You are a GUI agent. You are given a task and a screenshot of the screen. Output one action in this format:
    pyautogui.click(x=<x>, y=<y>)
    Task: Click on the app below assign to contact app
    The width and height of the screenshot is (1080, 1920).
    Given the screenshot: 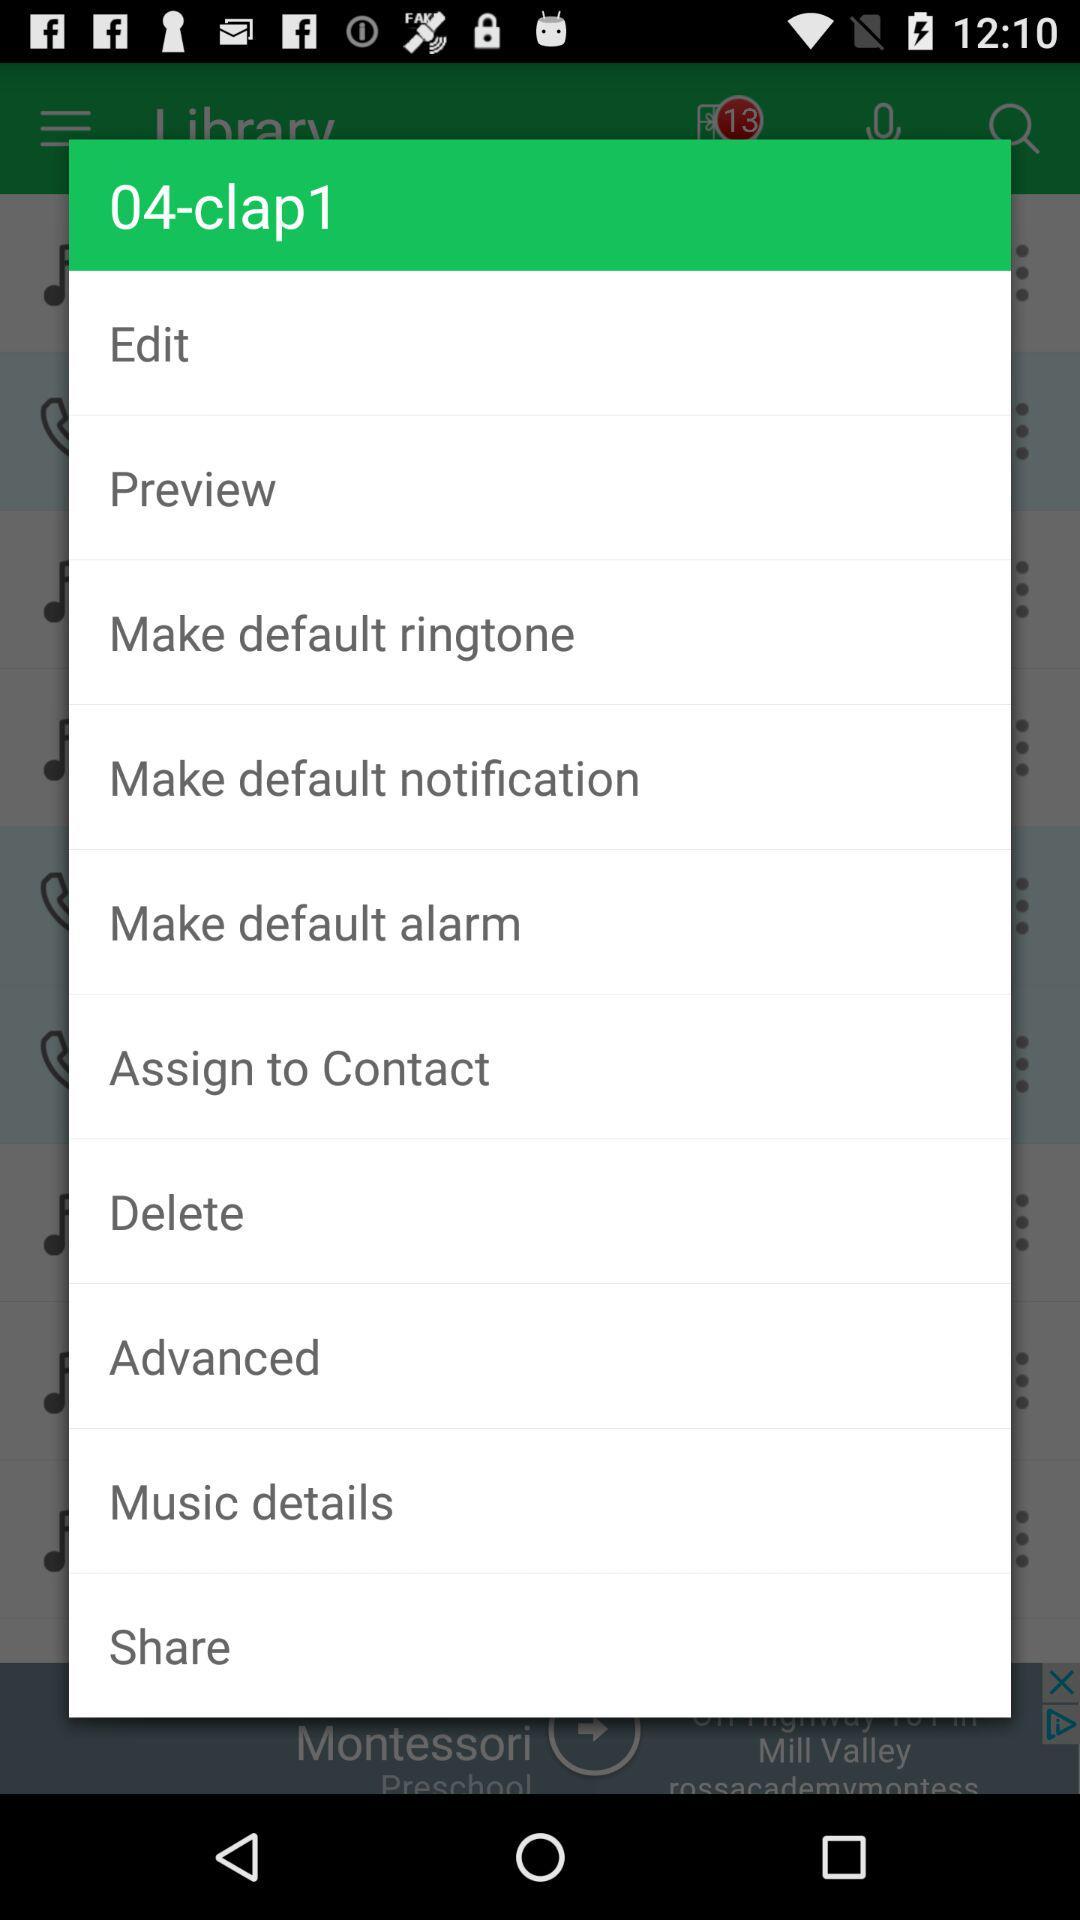 What is the action you would take?
    pyautogui.click(x=540, y=1210)
    